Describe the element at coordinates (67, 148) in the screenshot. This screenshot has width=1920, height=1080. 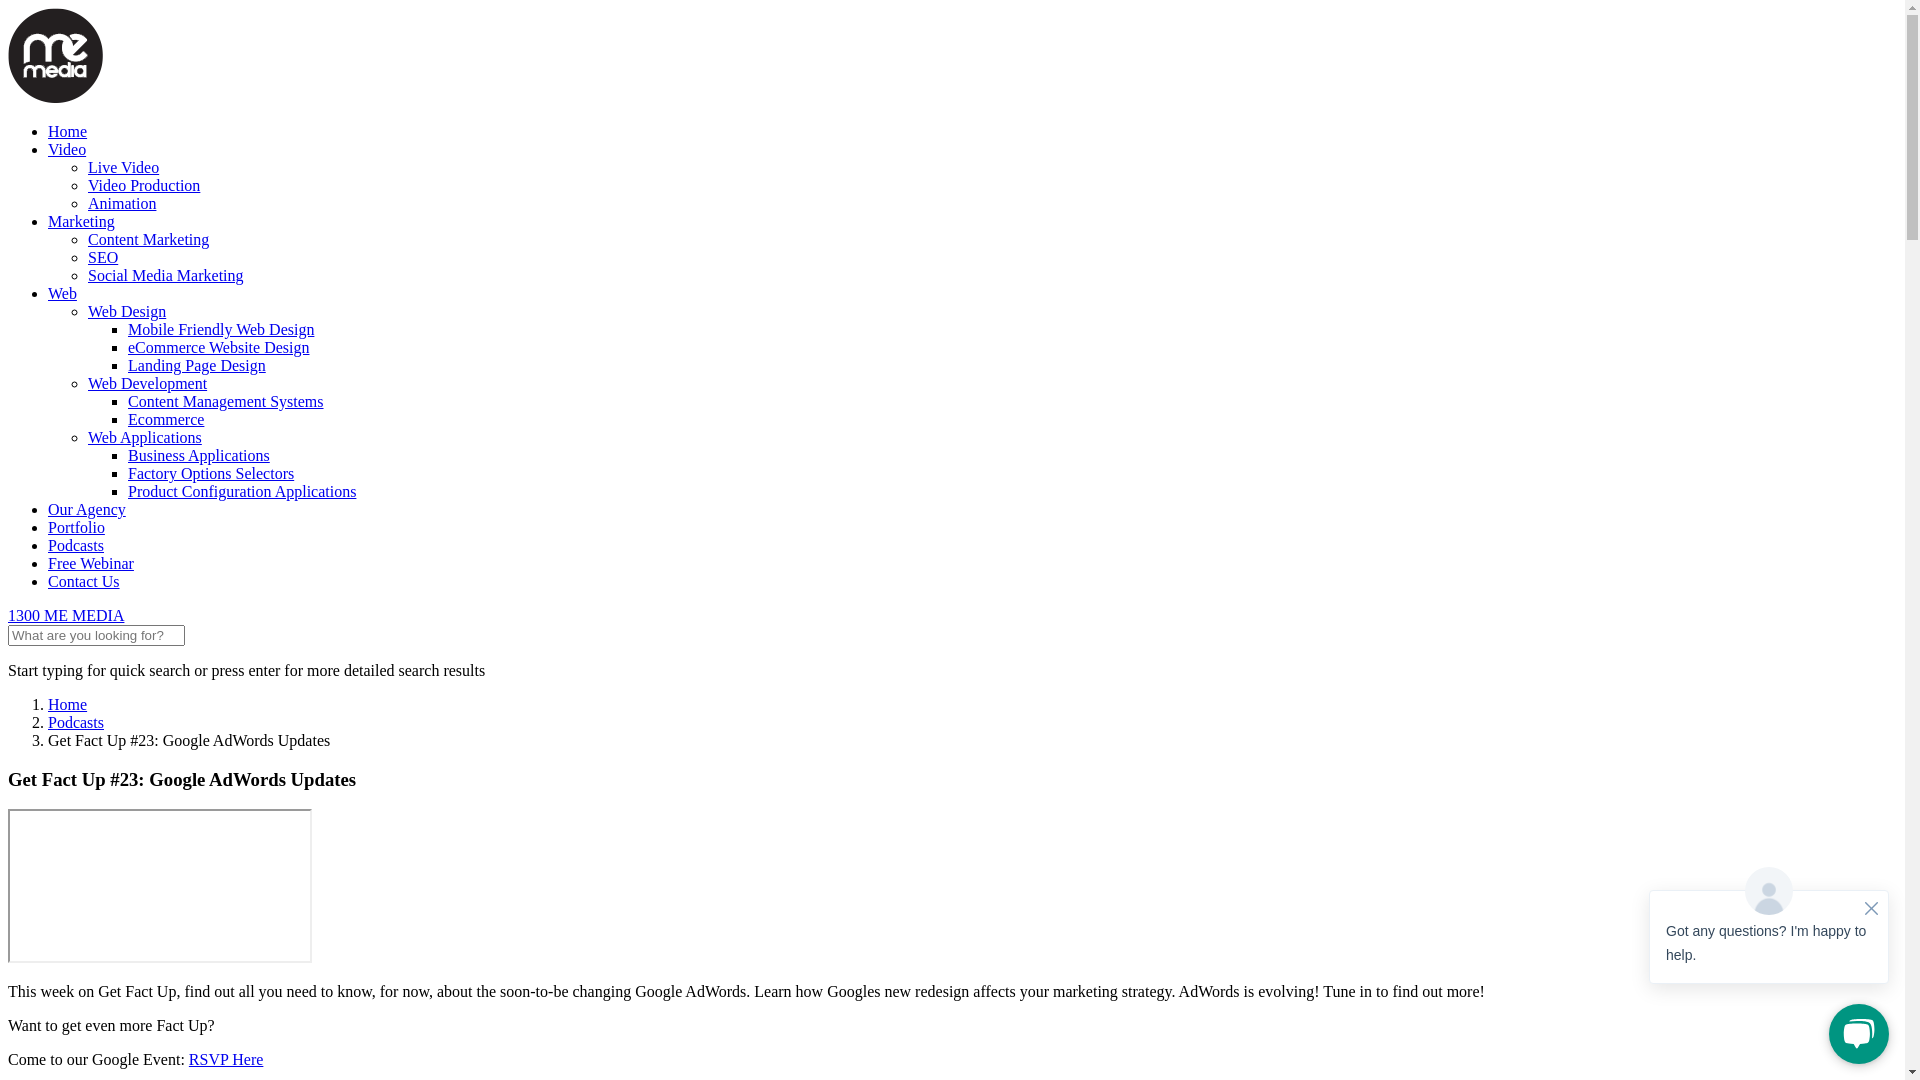
I see `'Video'` at that location.